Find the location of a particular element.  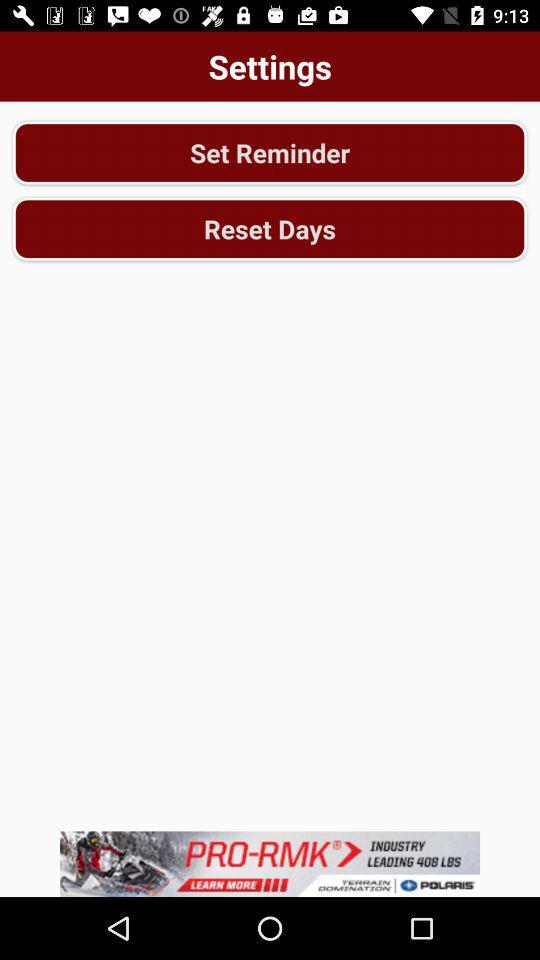

advertisement is located at coordinates (270, 863).